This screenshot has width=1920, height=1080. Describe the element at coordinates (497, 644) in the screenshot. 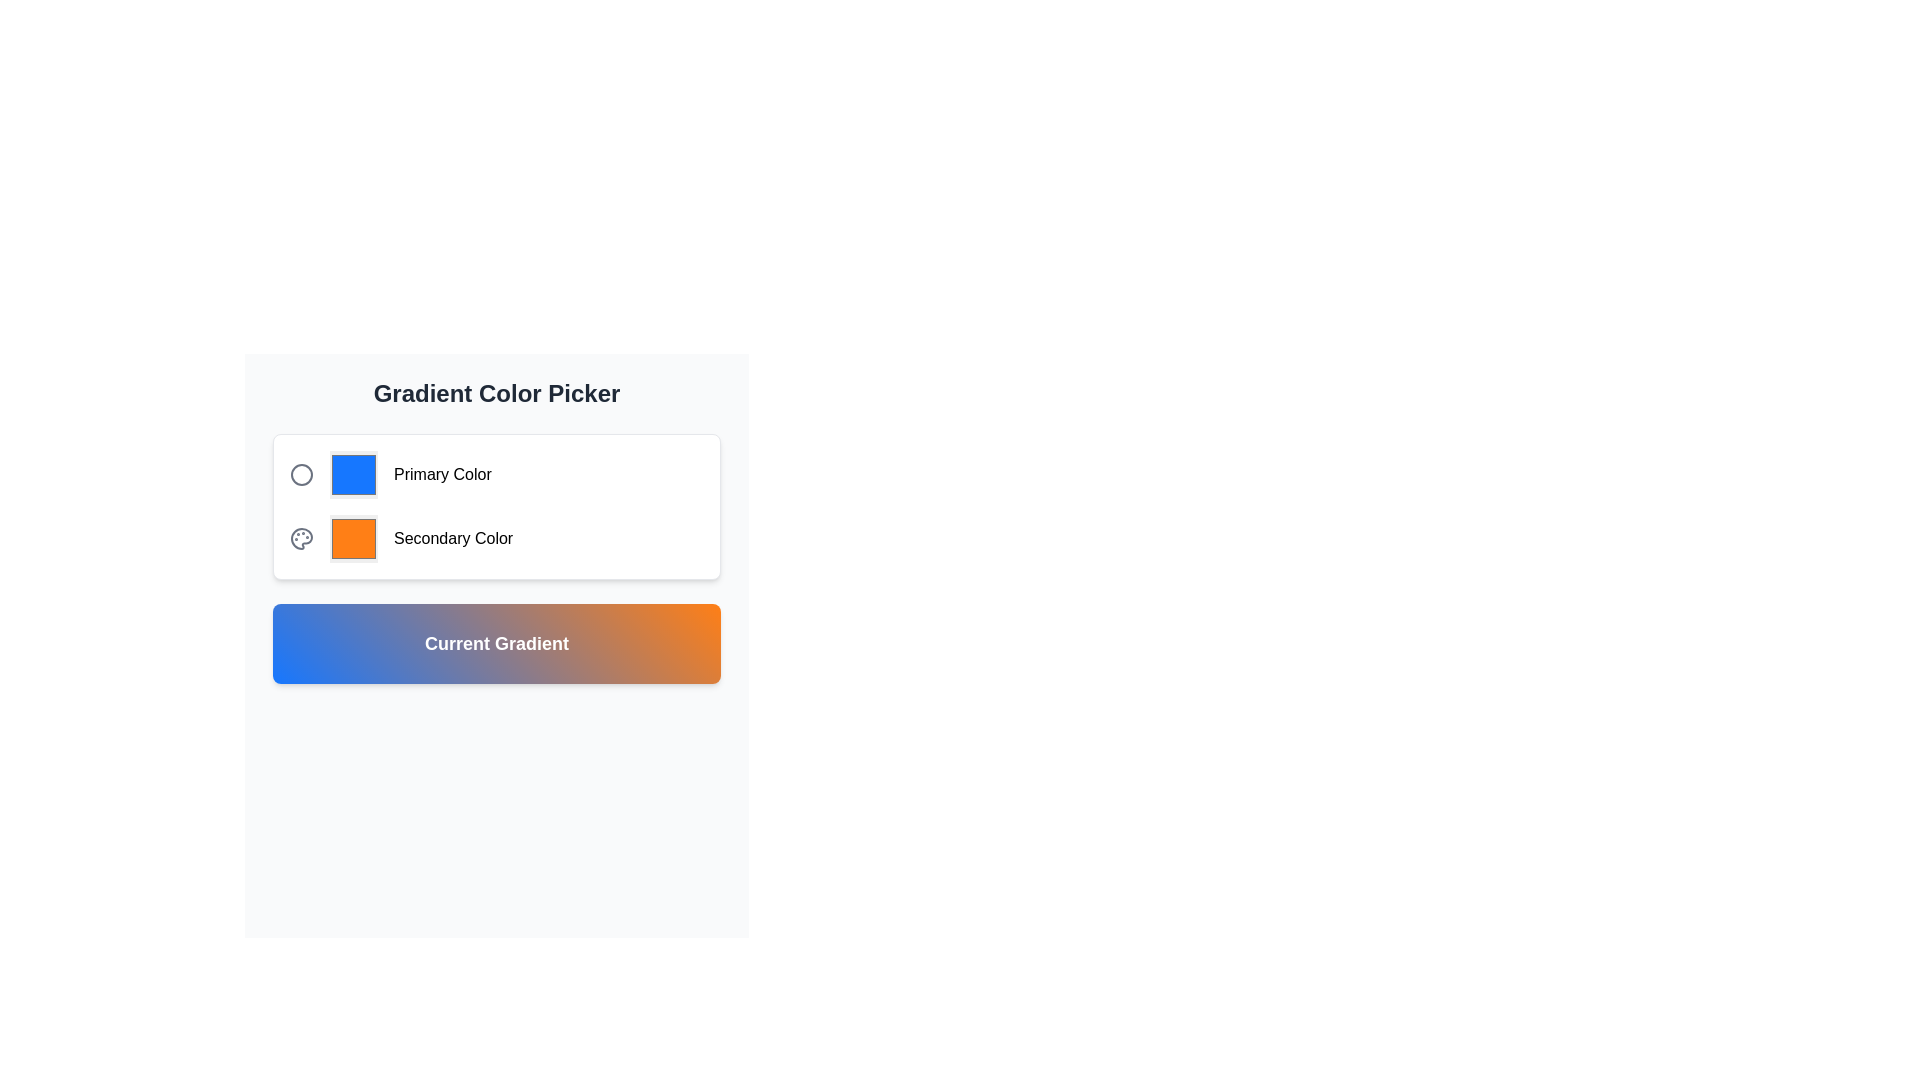

I see `the Display Panel labeled 'Current Gradient', which features a gradient background transitioning from blue to orange and contains bold white text` at that location.